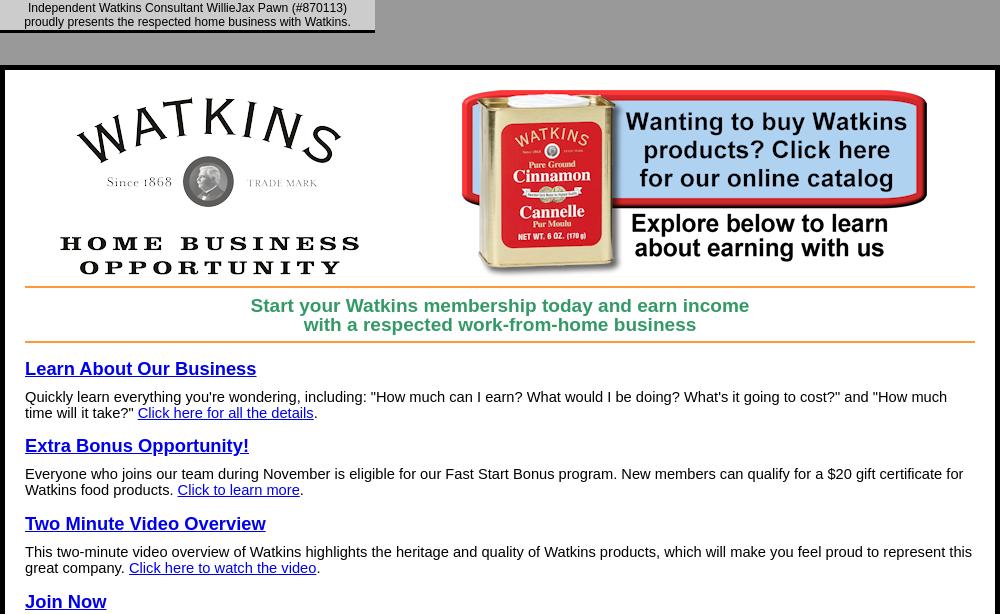  Describe the element at coordinates (493, 480) in the screenshot. I see `'Everyone who joins our team during November is eligible for our Fast Start Bonus program. New members can qualify for a $20 gift certificate for Watkins food products.'` at that location.